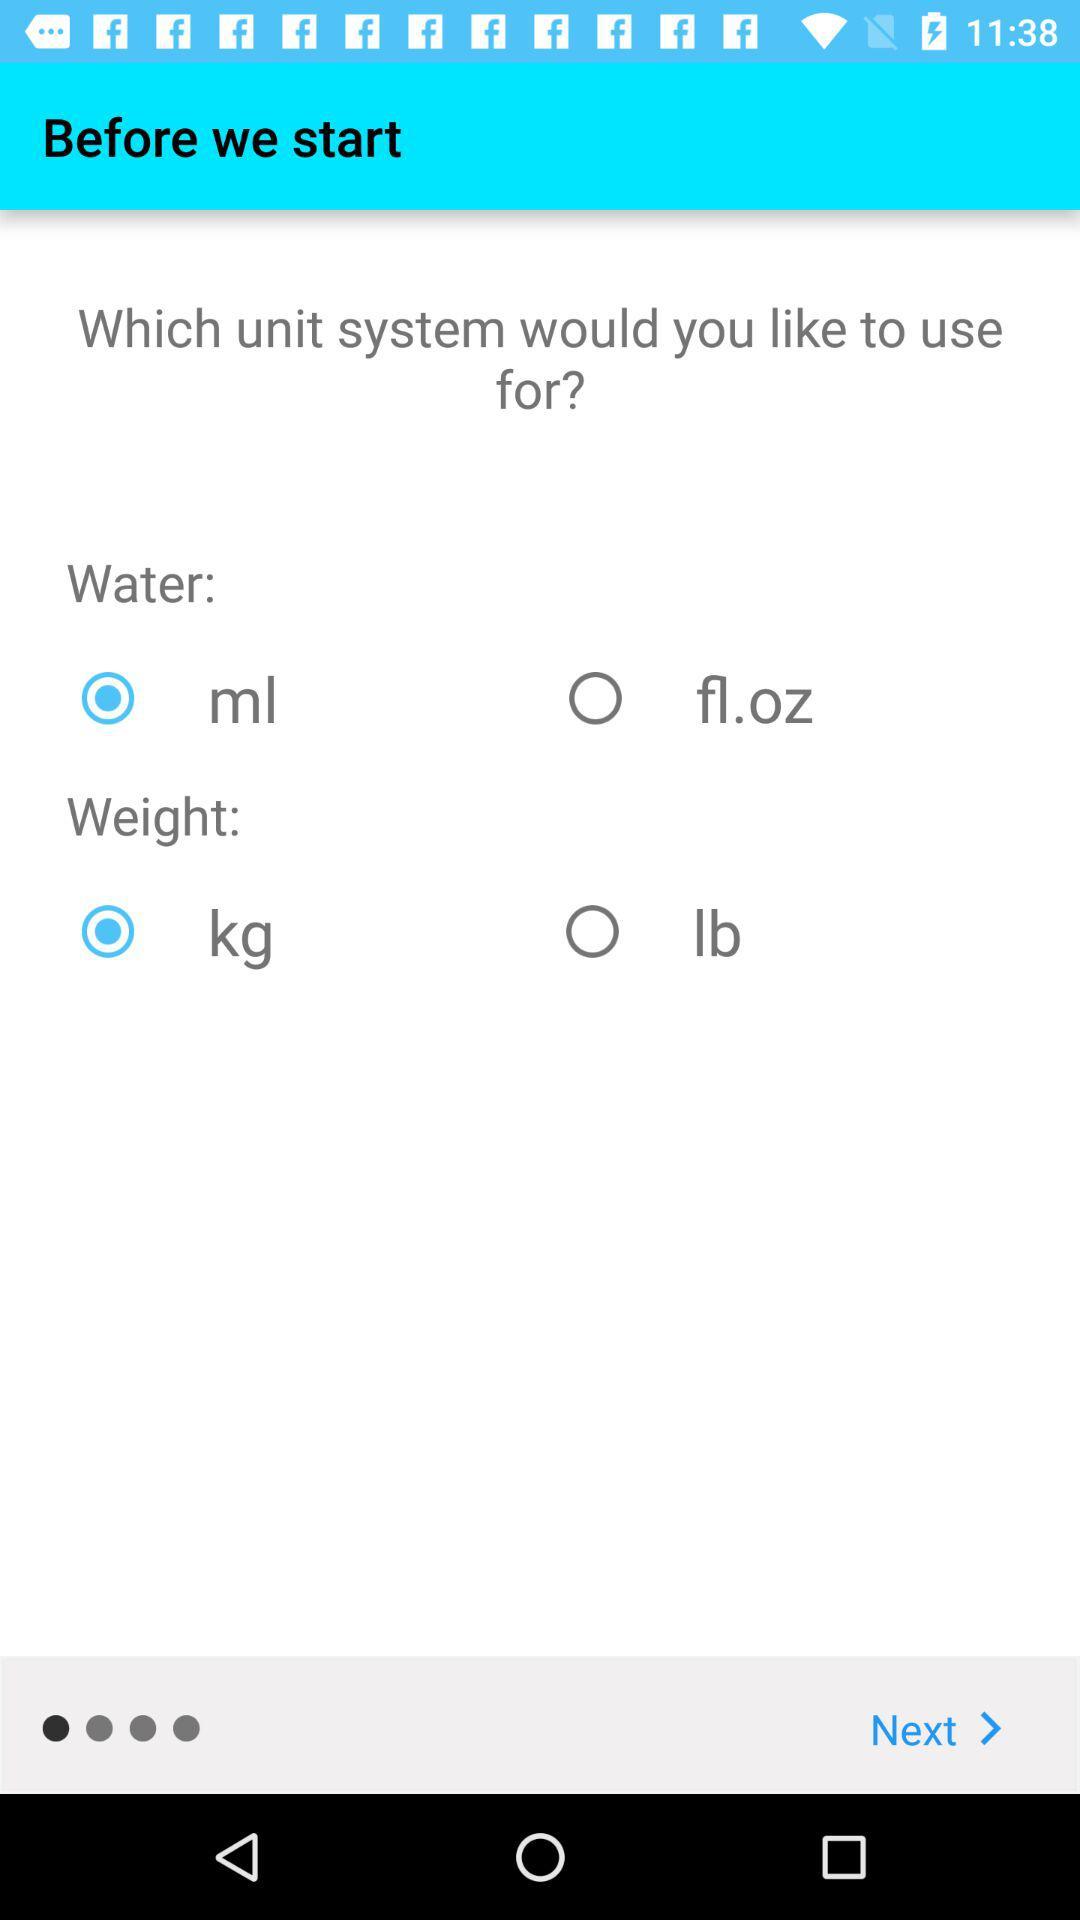  I want to click on ml item, so click(309, 698).